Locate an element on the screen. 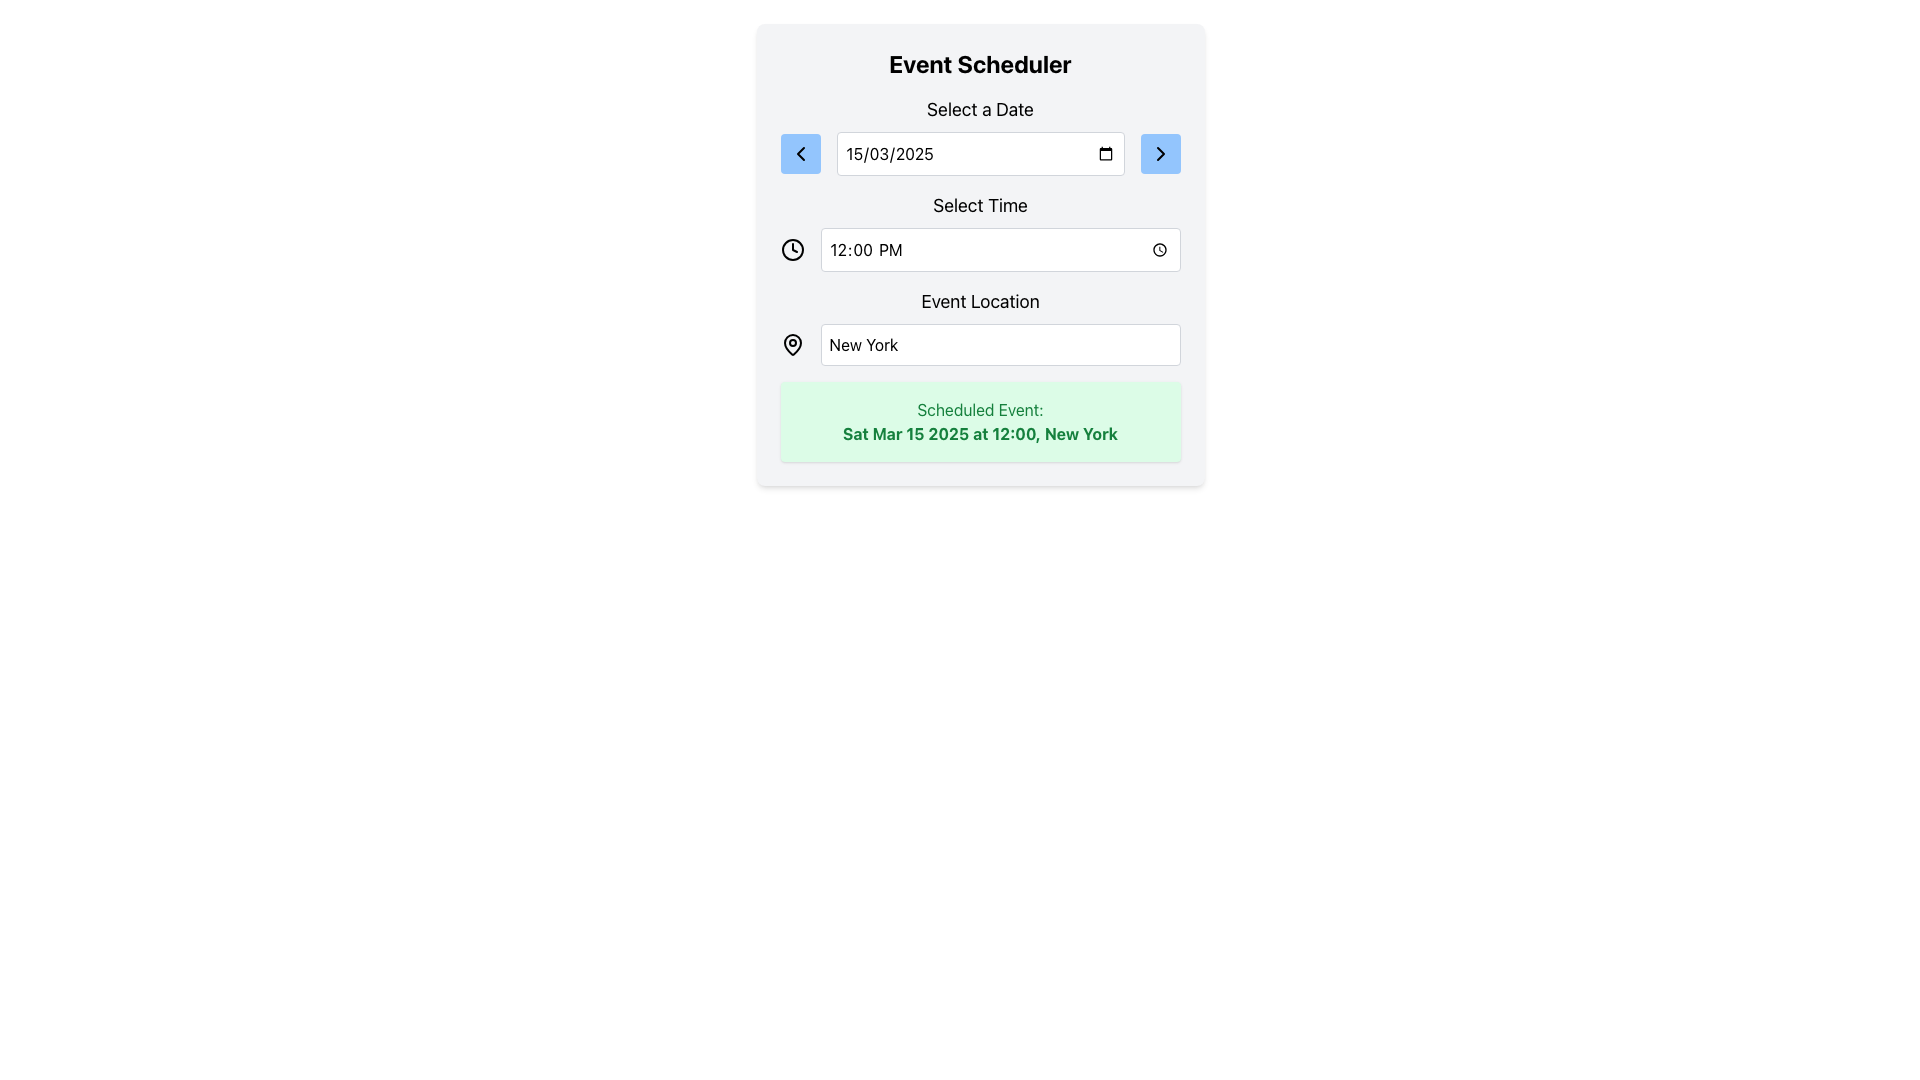 This screenshot has height=1080, width=1920. the blue button with rounded corners featuring a right-chevron icon is located at coordinates (1160, 153).